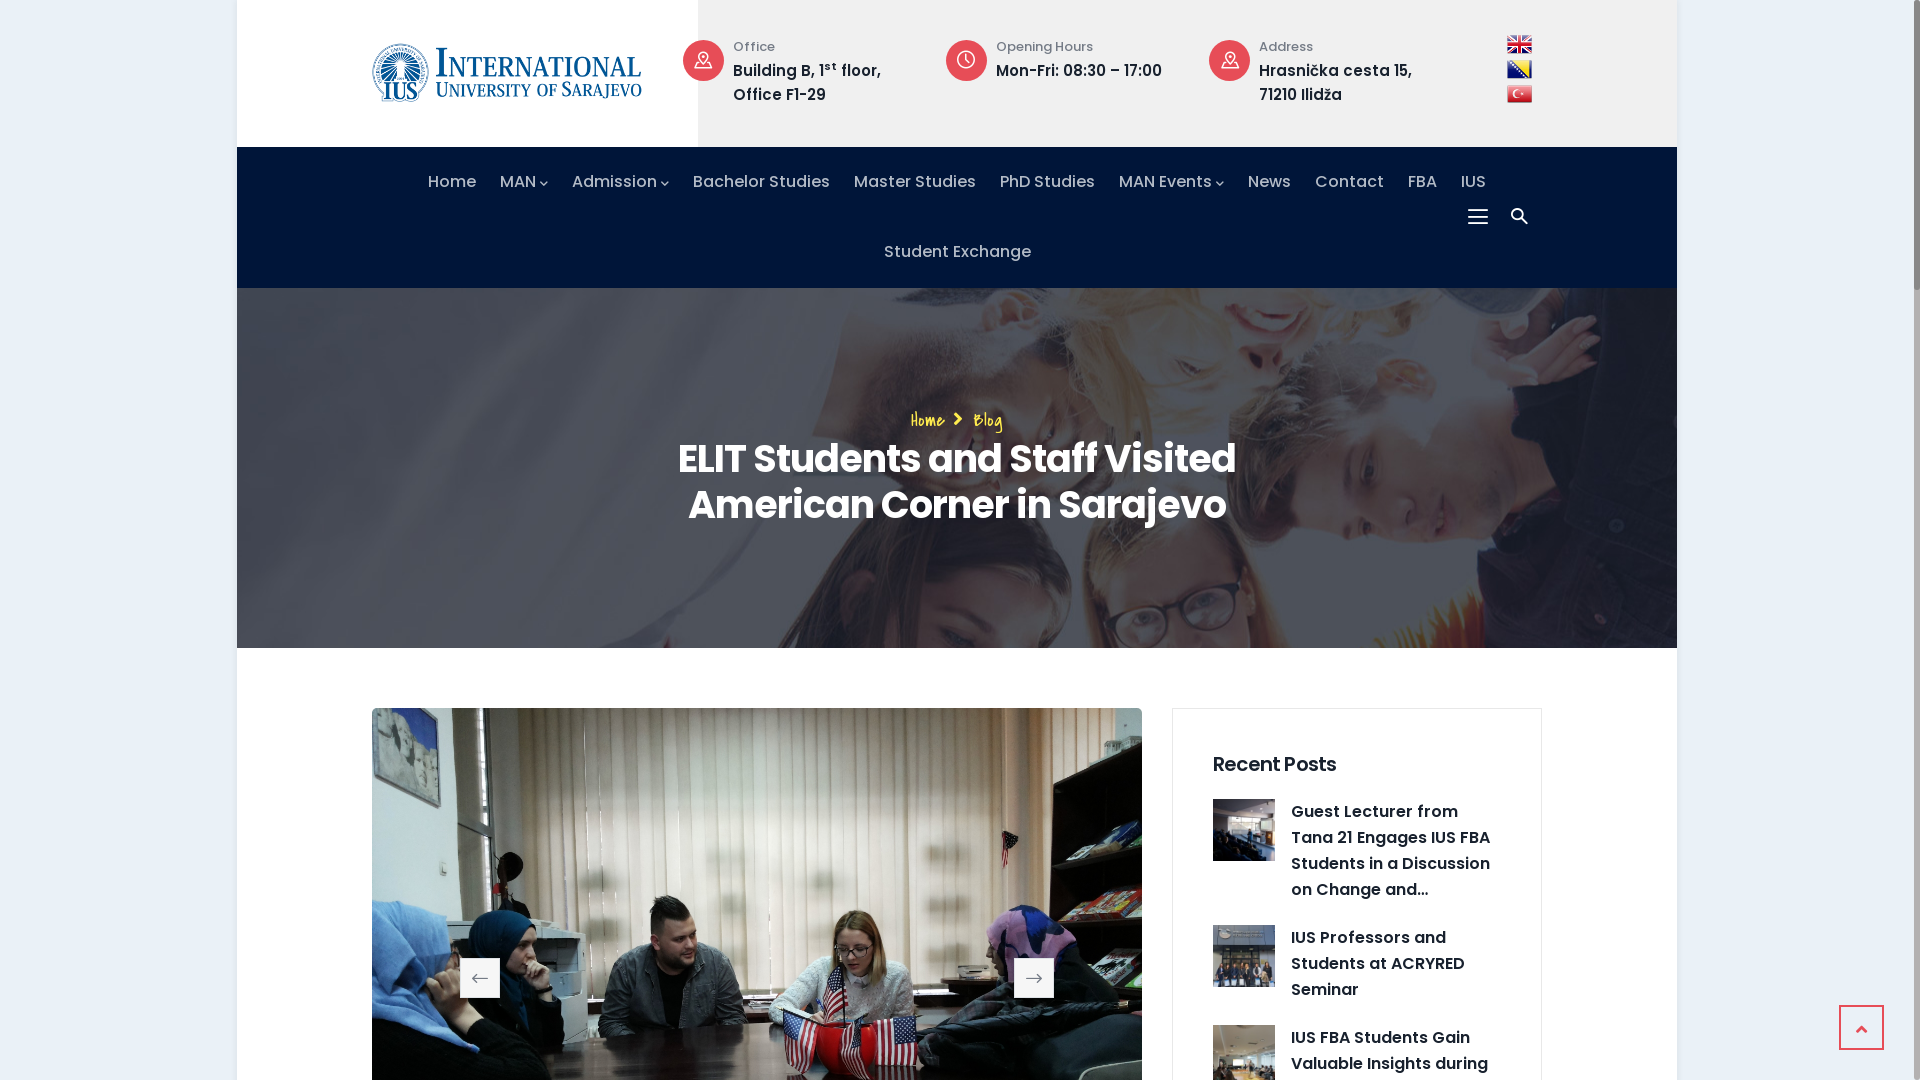 Image resolution: width=1920 pixels, height=1080 pixels. What do you see at coordinates (1473, 181) in the screenshot?
I see `'IUS'` at bounding box center [1473, 181].